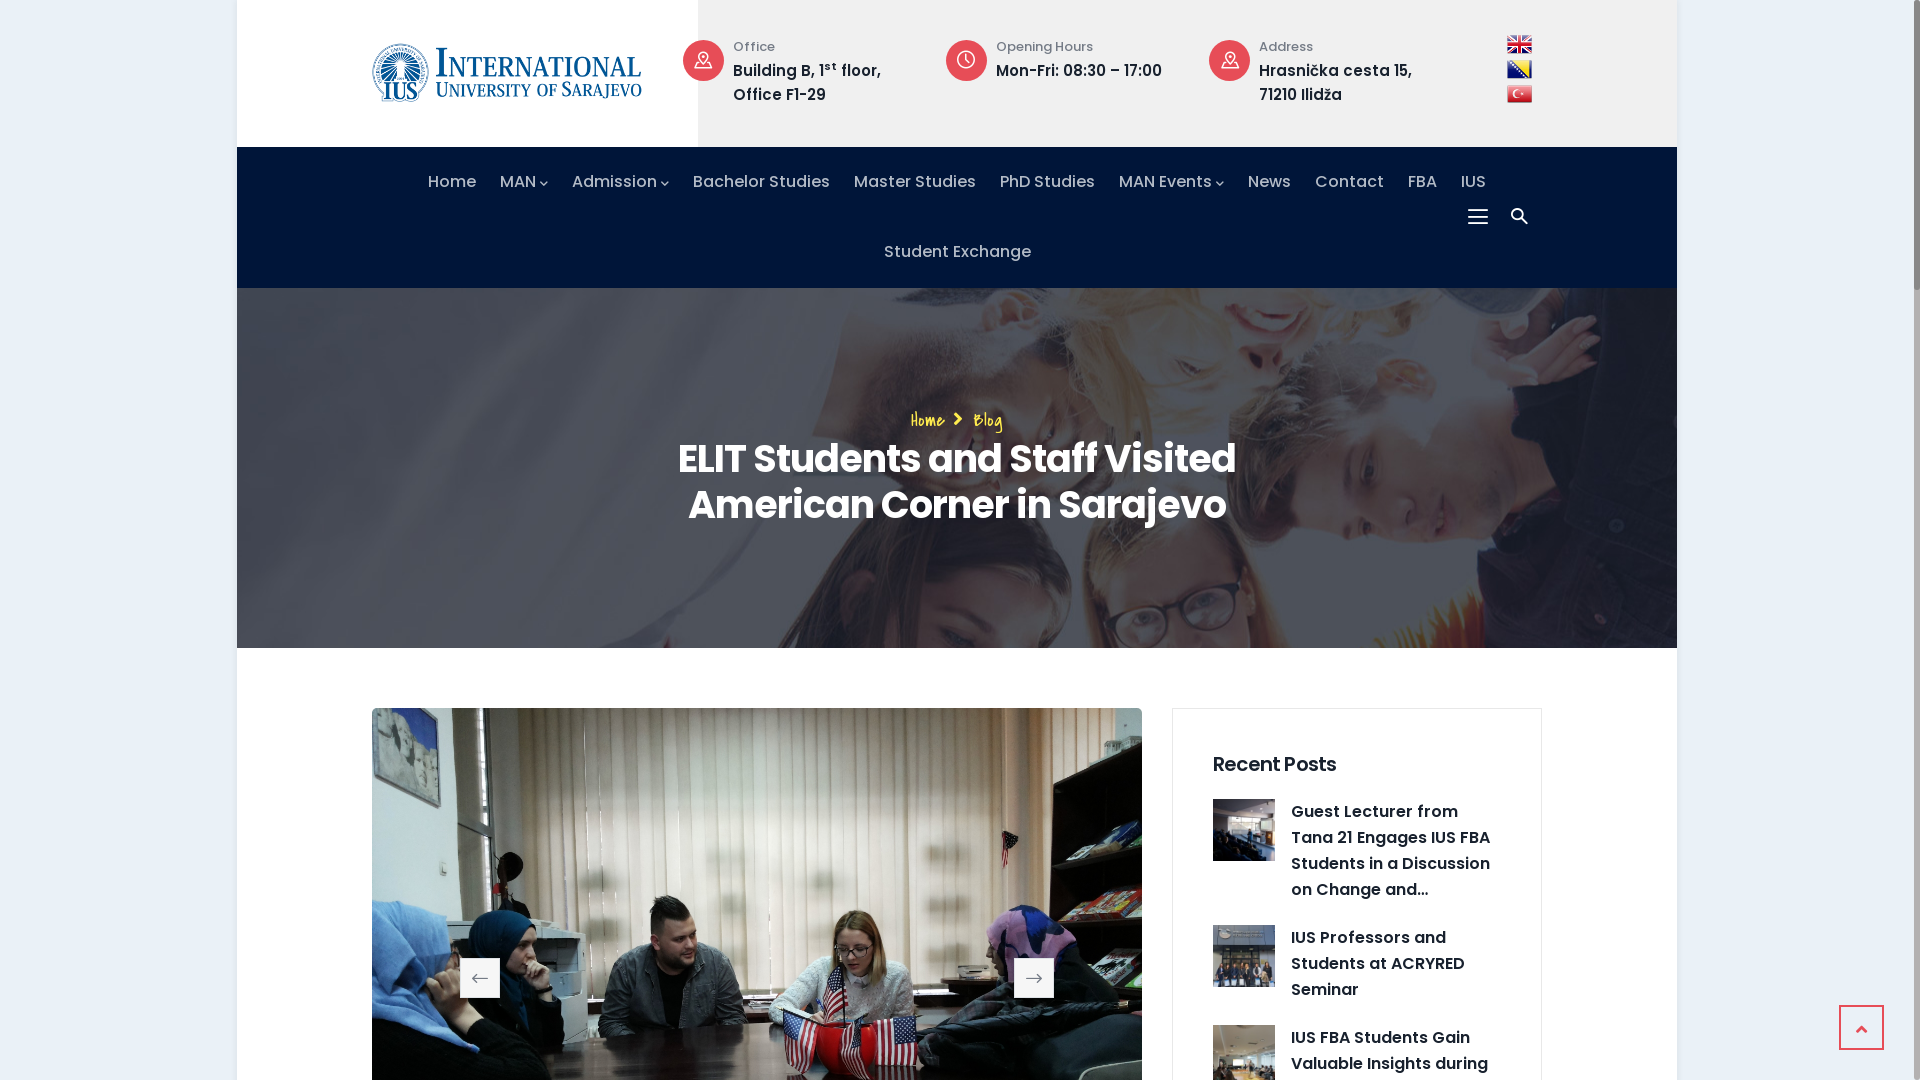 Image resolution: width=1920 pixels, height=1080 pixels. What do you see at coordinates (1473, 181) in the screenshot?
I see `'IUS'` at bounding box center [1473, 181].